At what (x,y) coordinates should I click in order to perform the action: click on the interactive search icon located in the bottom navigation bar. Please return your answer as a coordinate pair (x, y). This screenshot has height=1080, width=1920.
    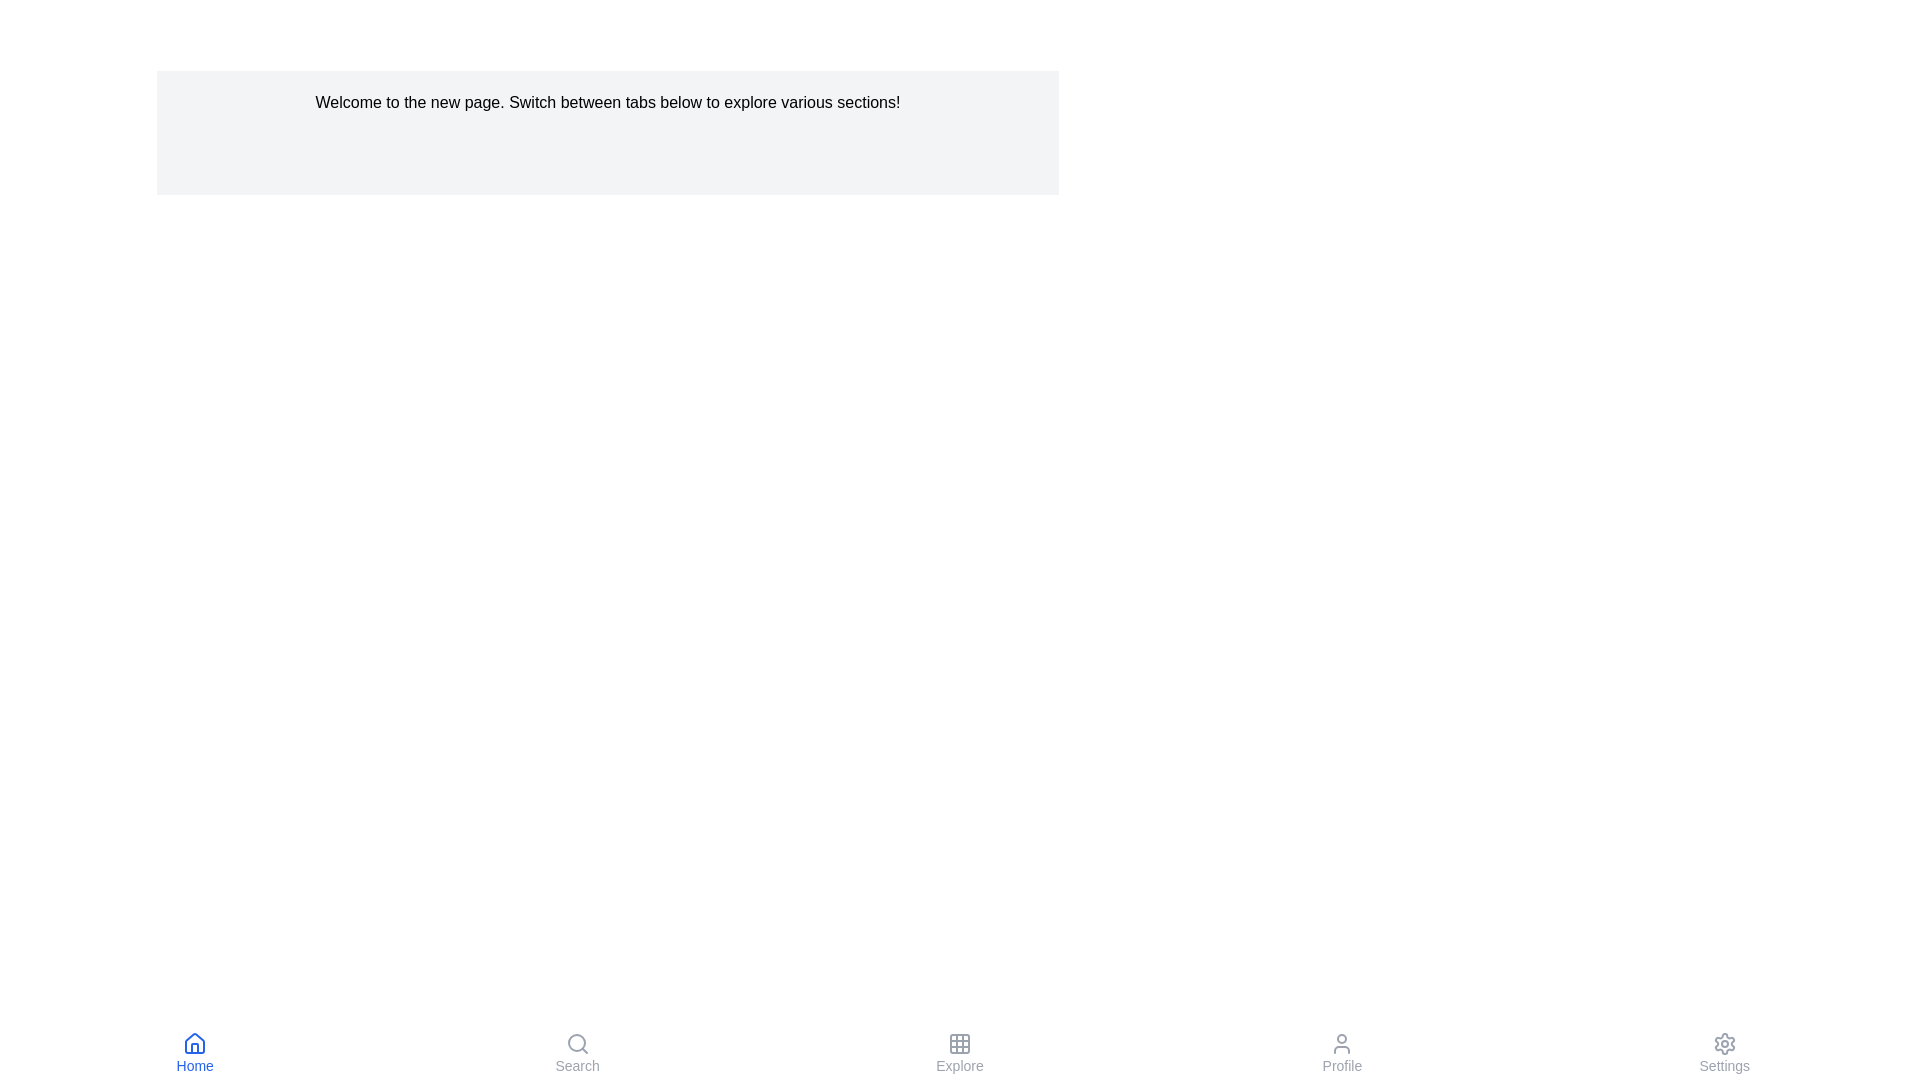
    Looking at the image, I should click on (576, 1043).